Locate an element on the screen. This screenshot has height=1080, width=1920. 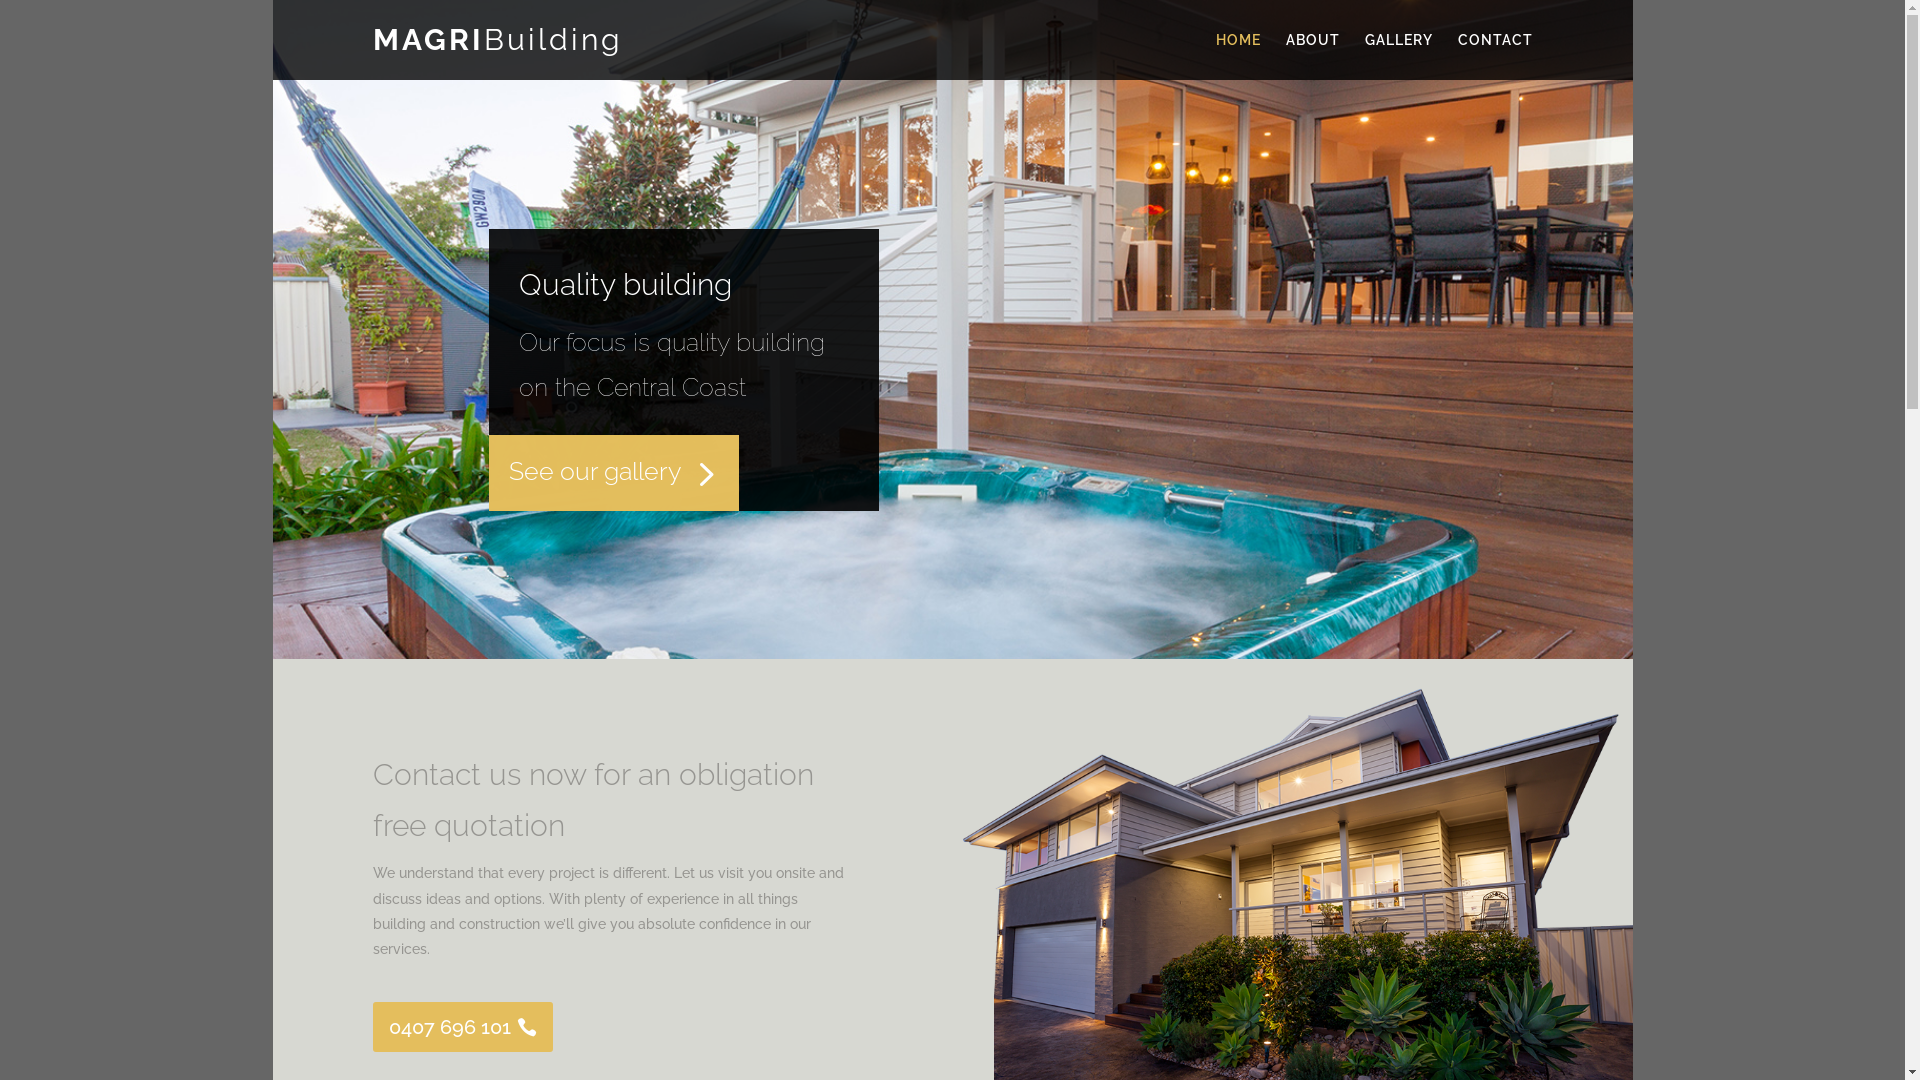
'MAGRIBuilding' is located at coordinates (497, 45).